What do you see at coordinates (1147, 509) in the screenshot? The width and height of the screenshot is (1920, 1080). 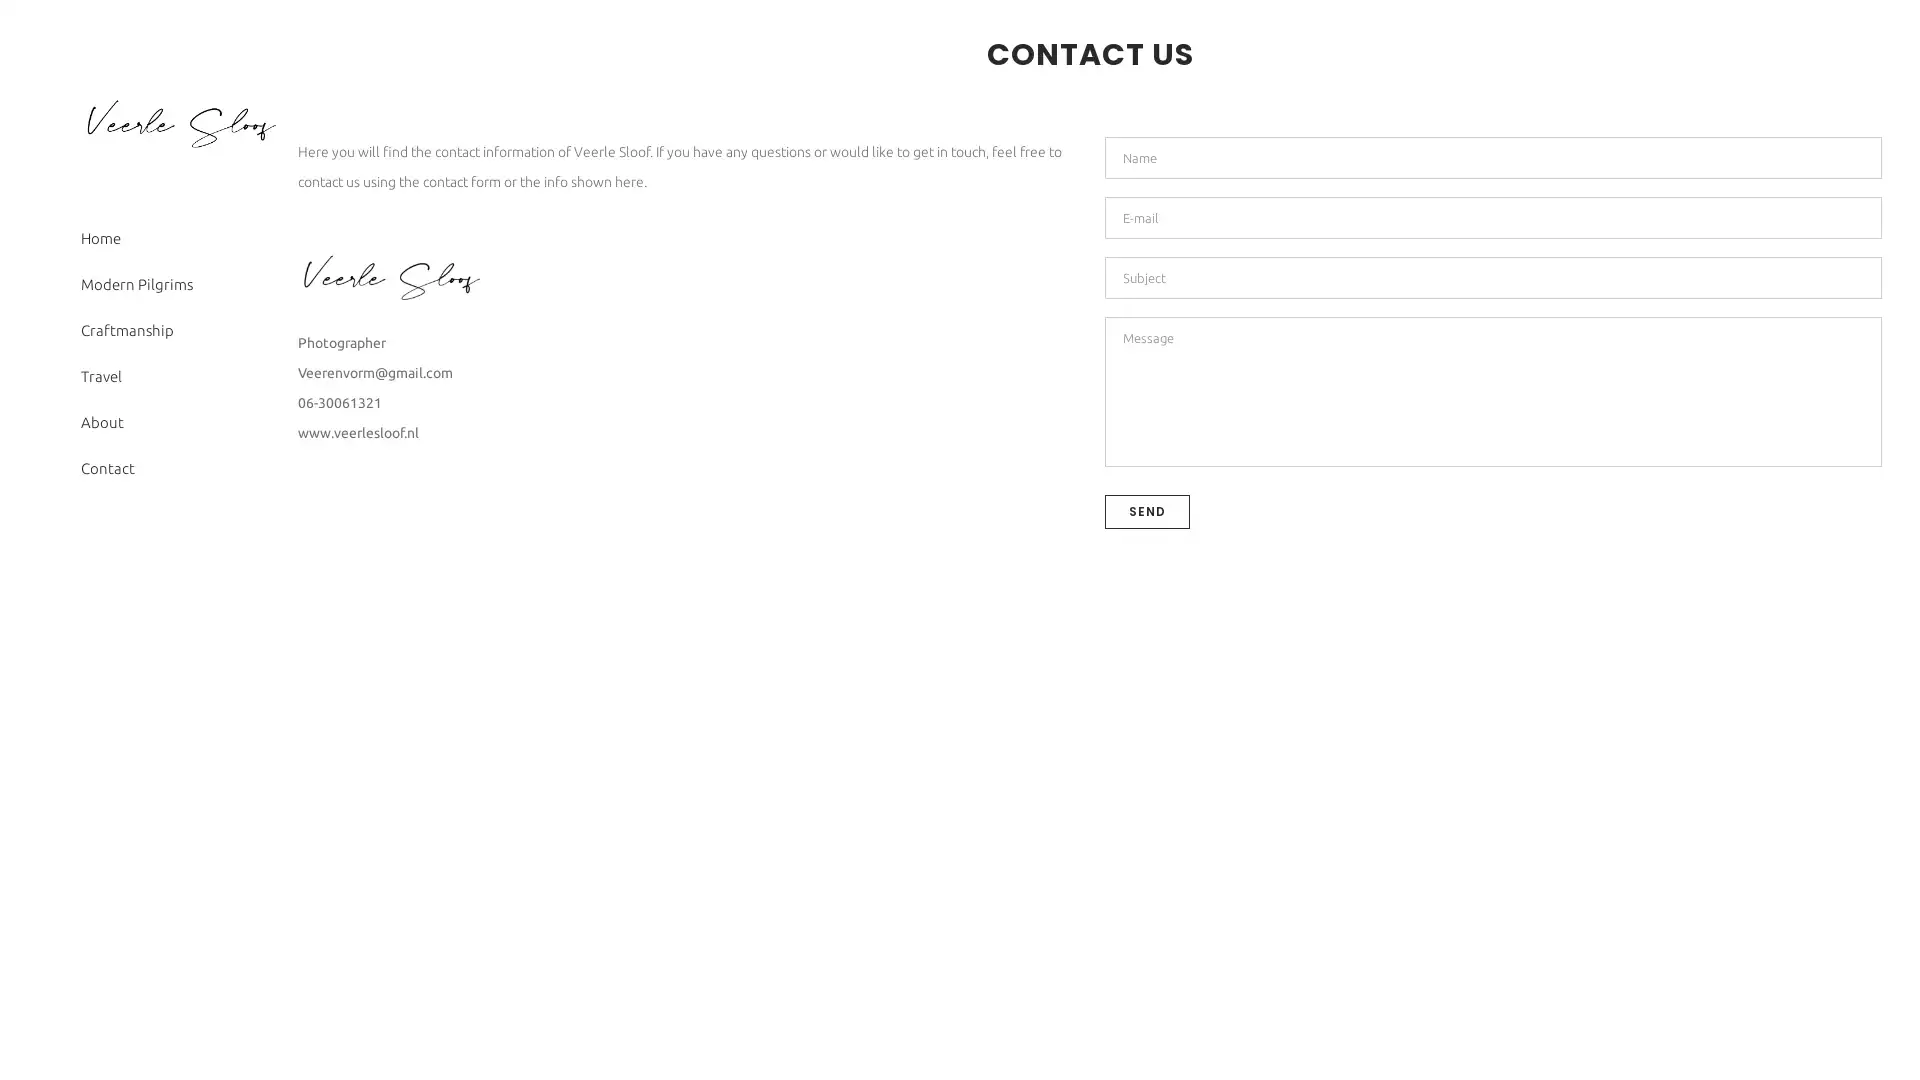 I see `Send` at bounding box center [1147, 509].